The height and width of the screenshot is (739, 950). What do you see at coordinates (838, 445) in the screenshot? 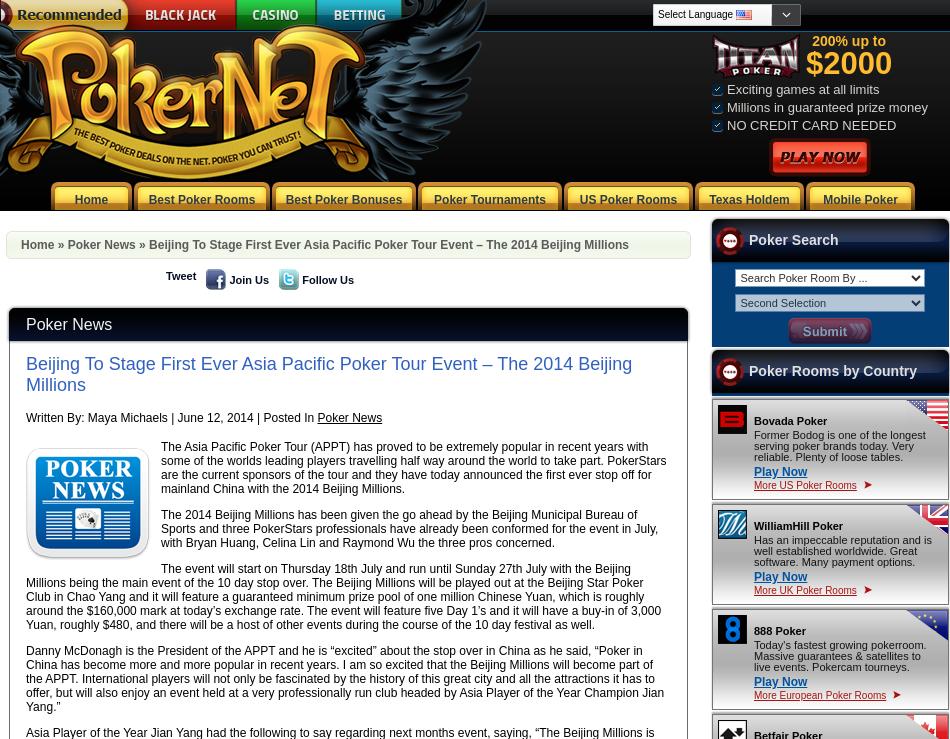
I see `'Former Bodog is one of the longest serving poker brands today. Very reliable. Plenty of loose tables.'` at bounding box center [838, 445].